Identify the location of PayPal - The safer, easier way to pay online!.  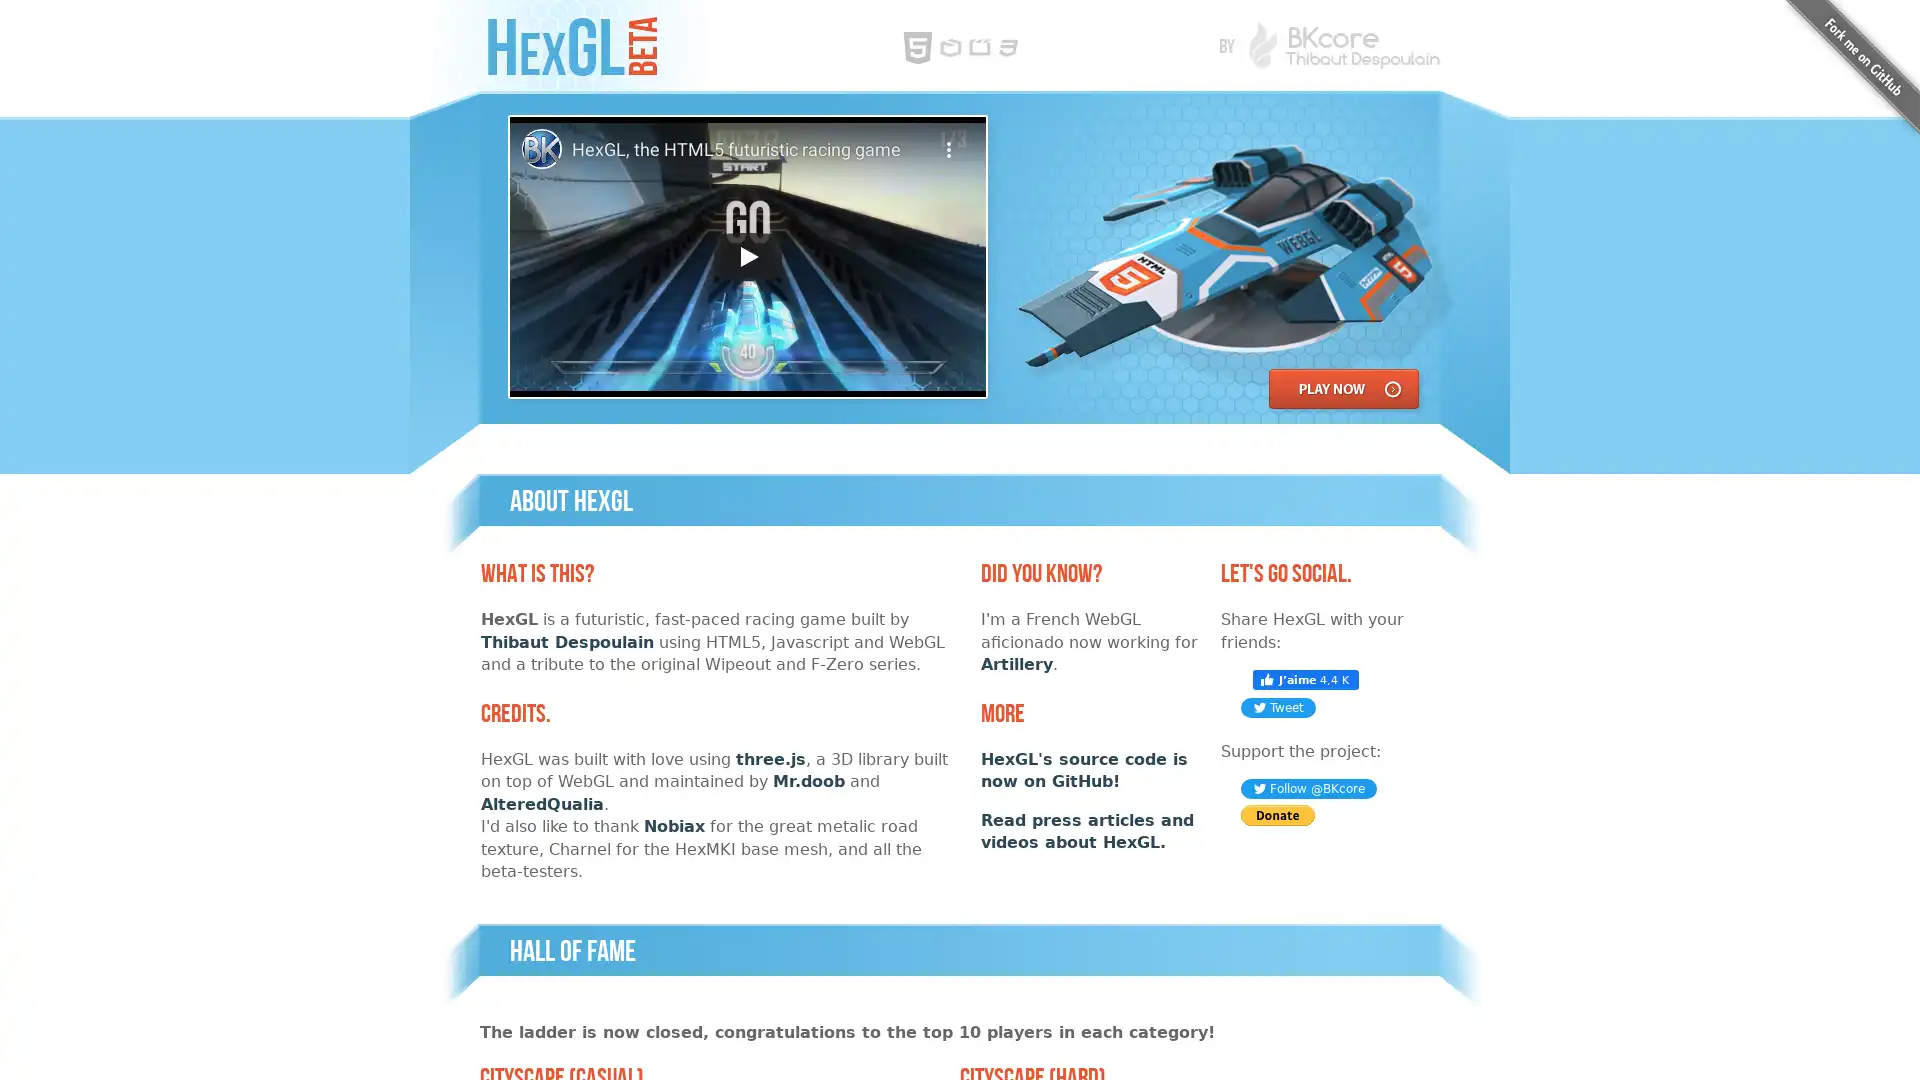
(1276, 815).